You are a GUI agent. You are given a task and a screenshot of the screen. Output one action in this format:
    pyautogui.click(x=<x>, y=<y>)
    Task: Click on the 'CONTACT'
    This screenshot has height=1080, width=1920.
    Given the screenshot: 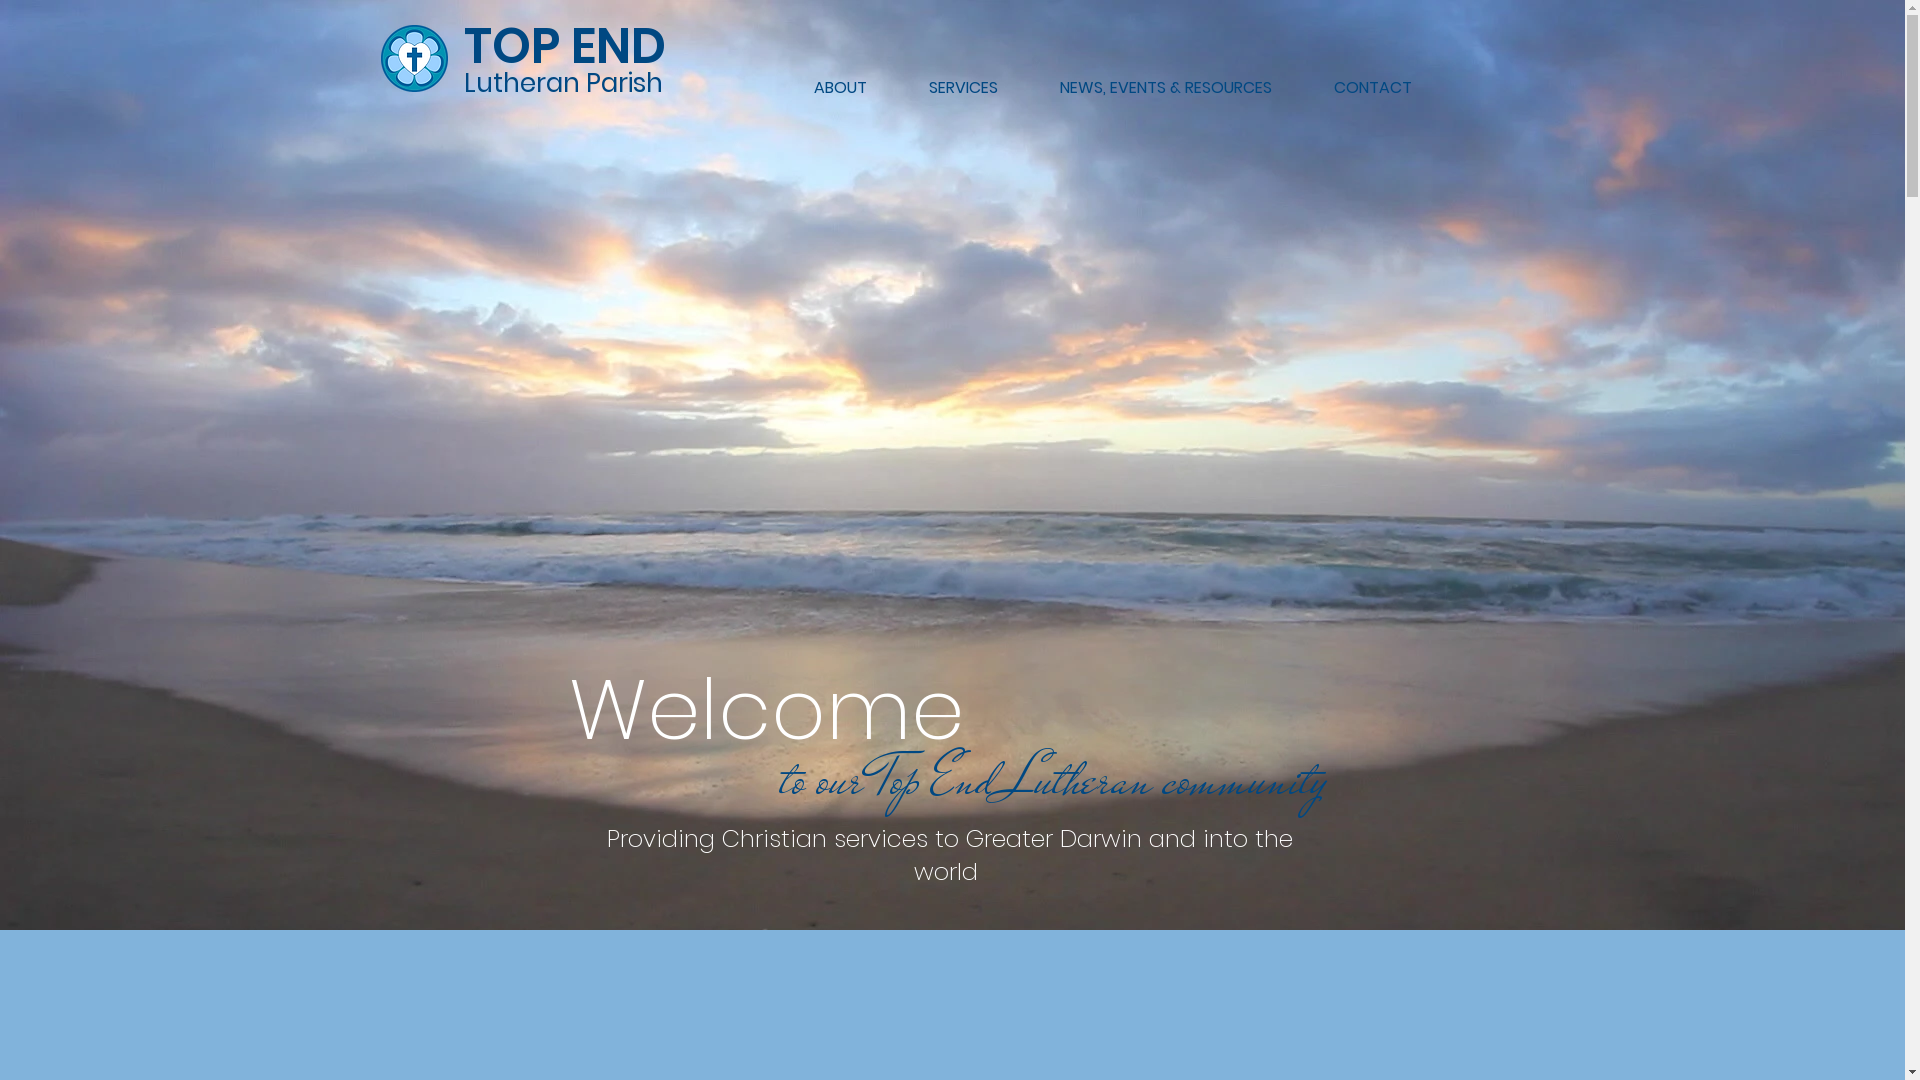 What is the action you would take?
    pyautogui.click(x=1371, y=86)
    